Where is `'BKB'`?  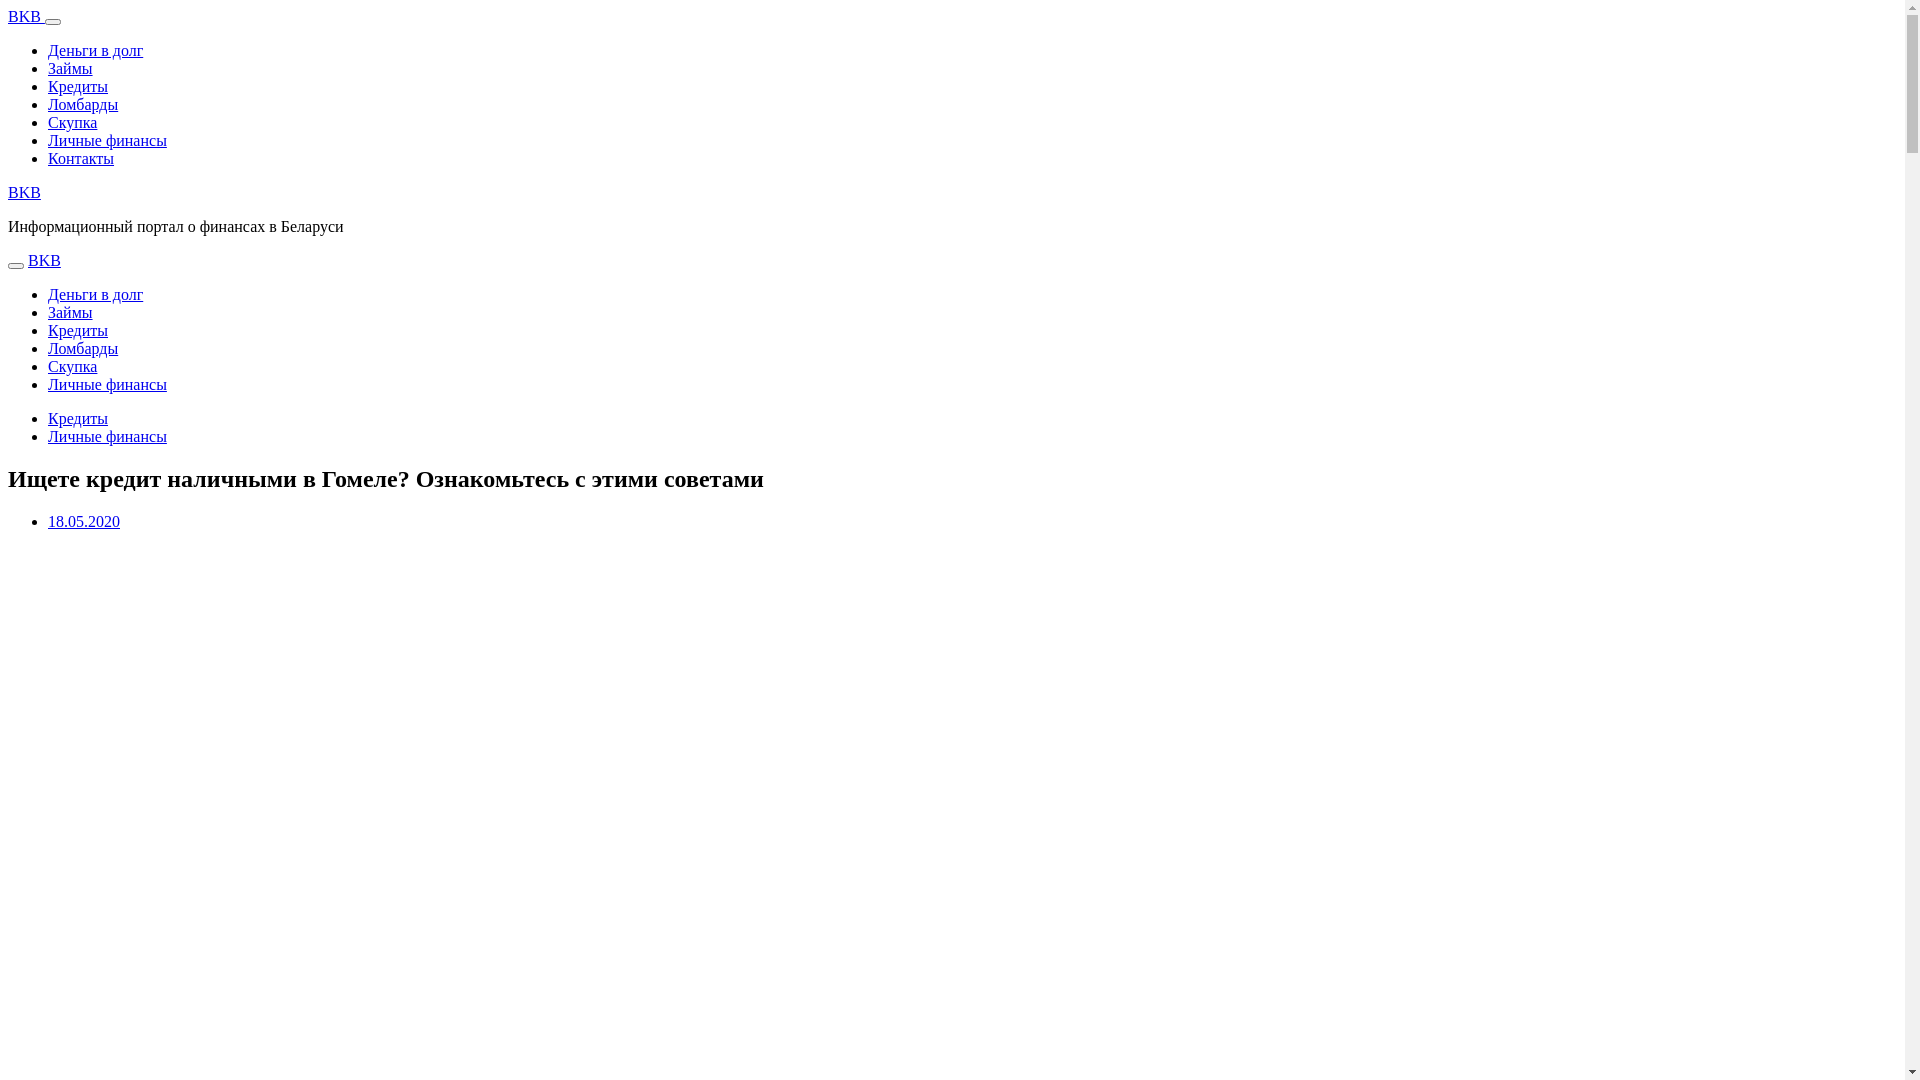 'BKB' is located at coordinates (26, 16).